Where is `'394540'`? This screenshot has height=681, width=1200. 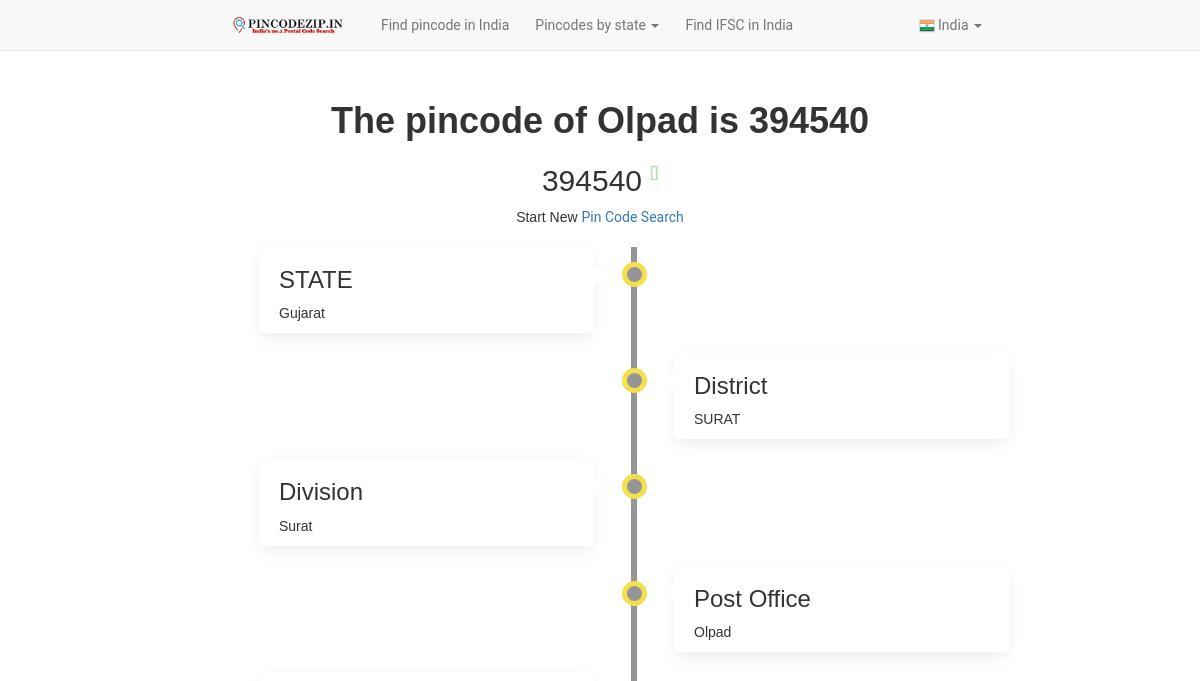
'394540' is located at coordinates (594, 178).